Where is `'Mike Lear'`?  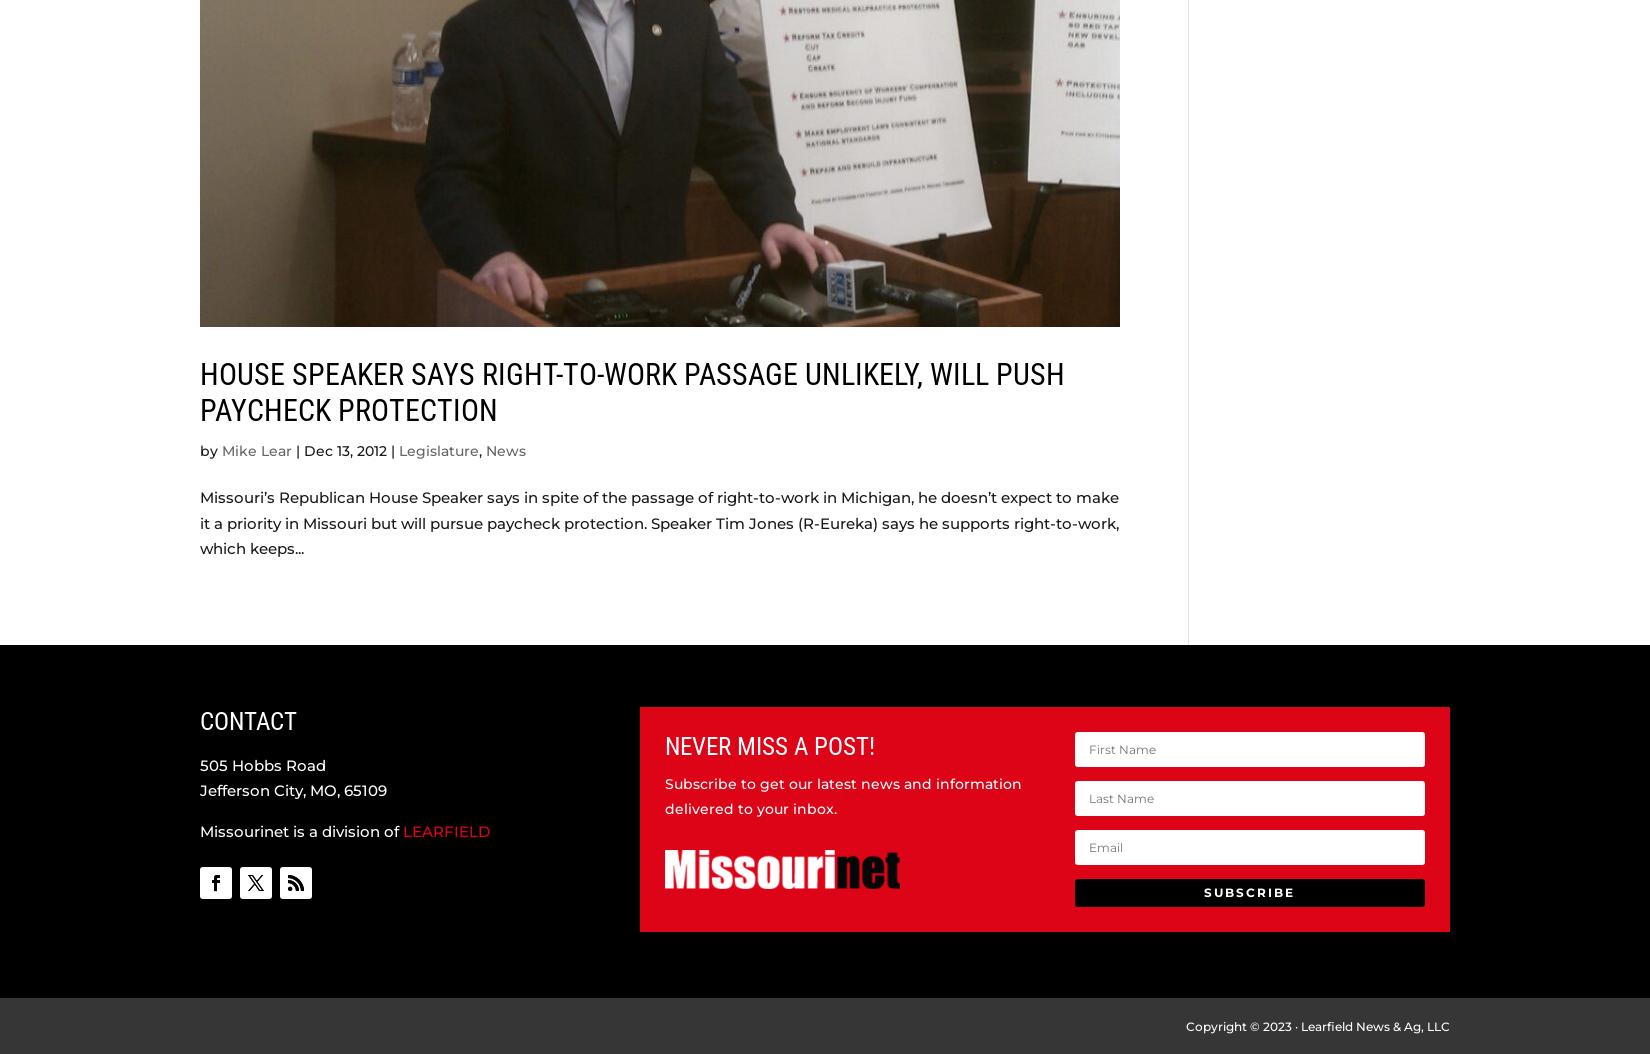 'Mike Lear' is located at coordinates (257, 449).